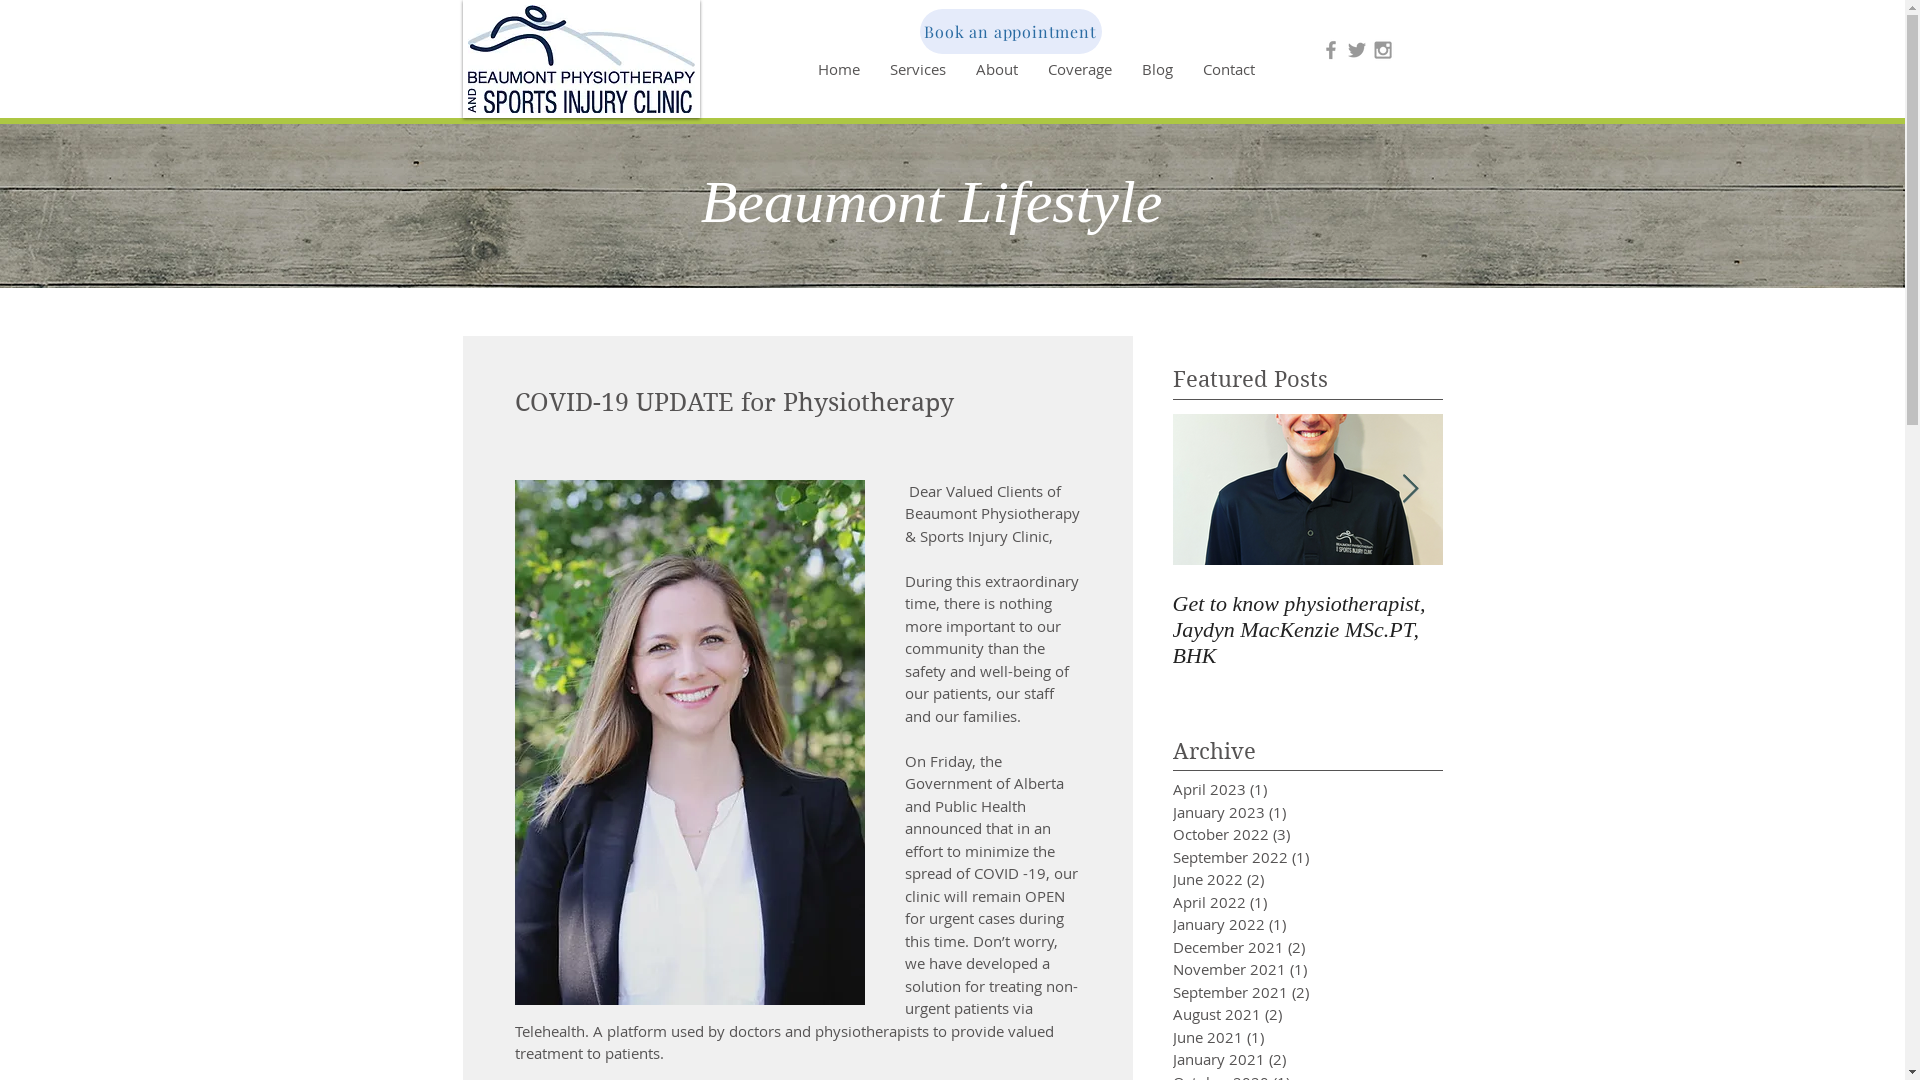 The image size is (1920, 1080). Describe the element at coordinates (1126, 68) in the screenshot. I see `'Blog'` at that location.